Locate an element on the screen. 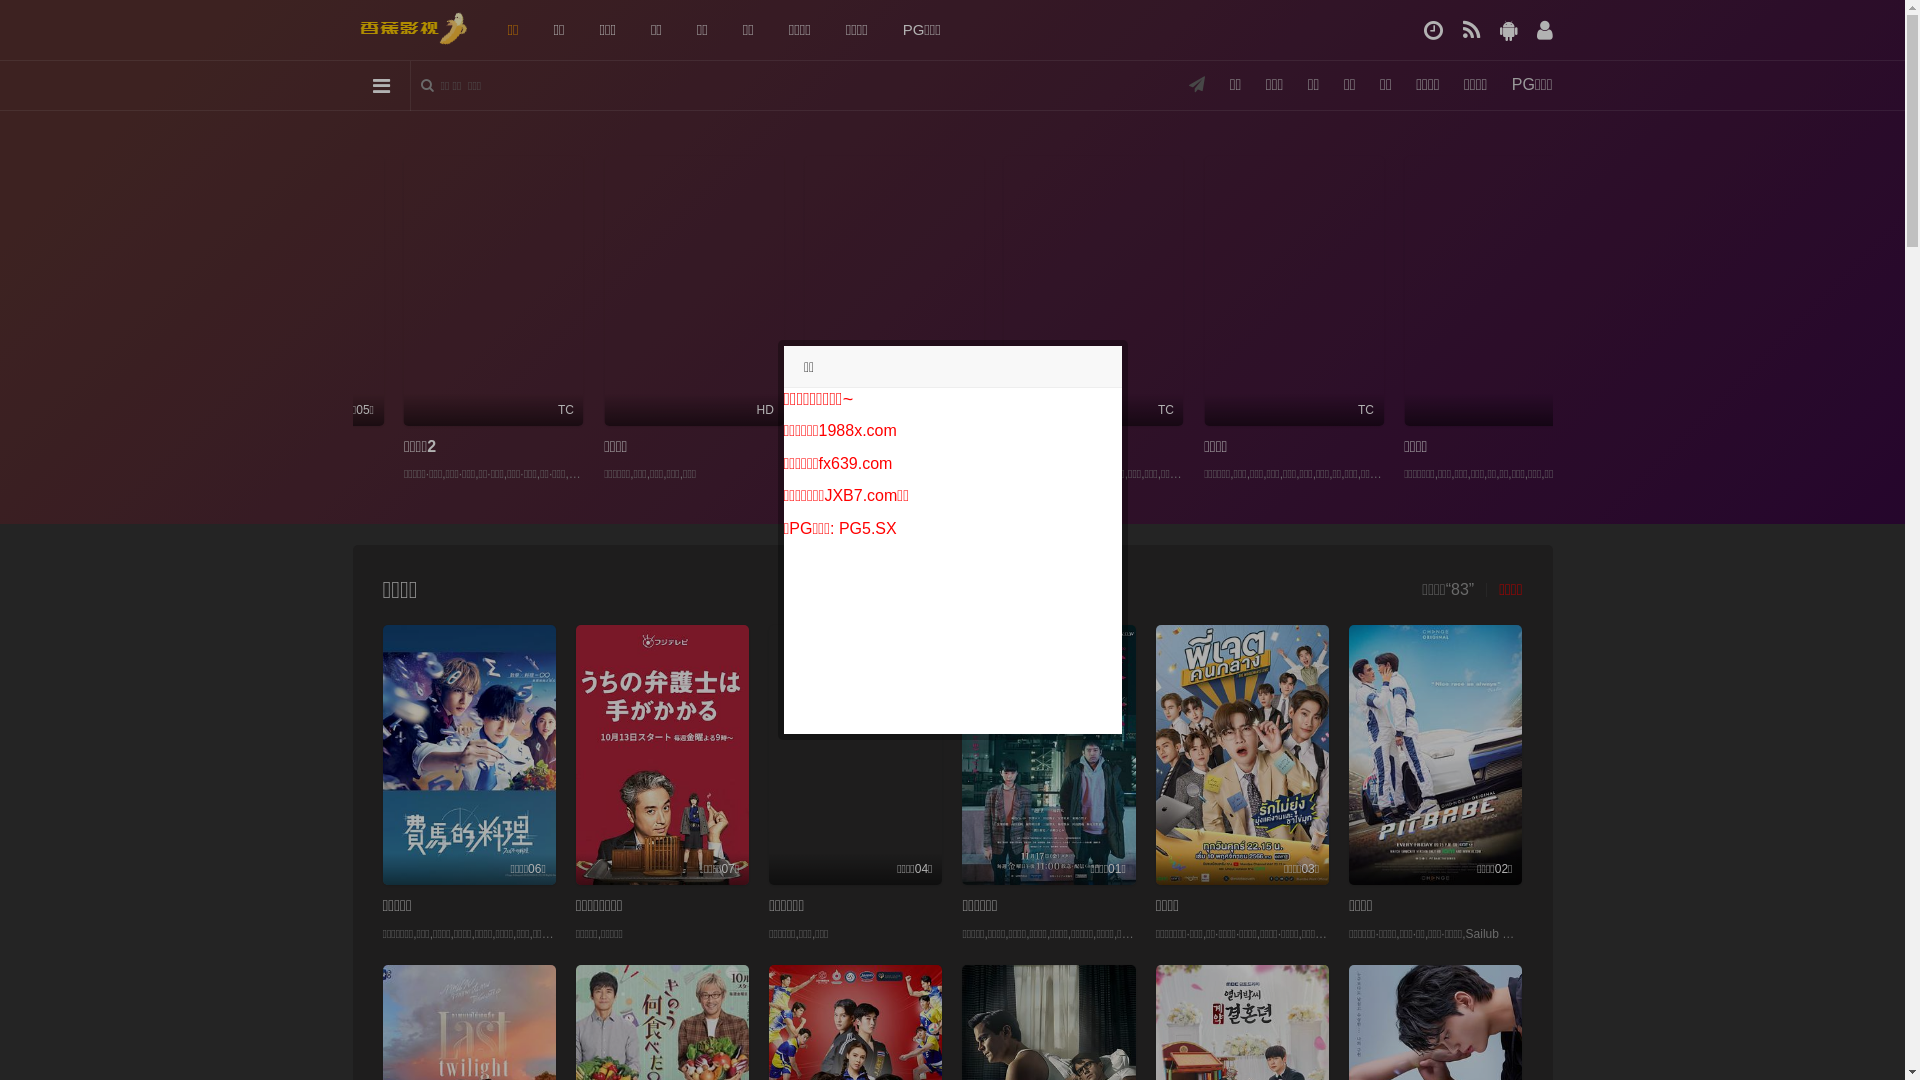 This screenshot has height=1080, width=1920. 'HD' is located at coordinates (1451, 290).